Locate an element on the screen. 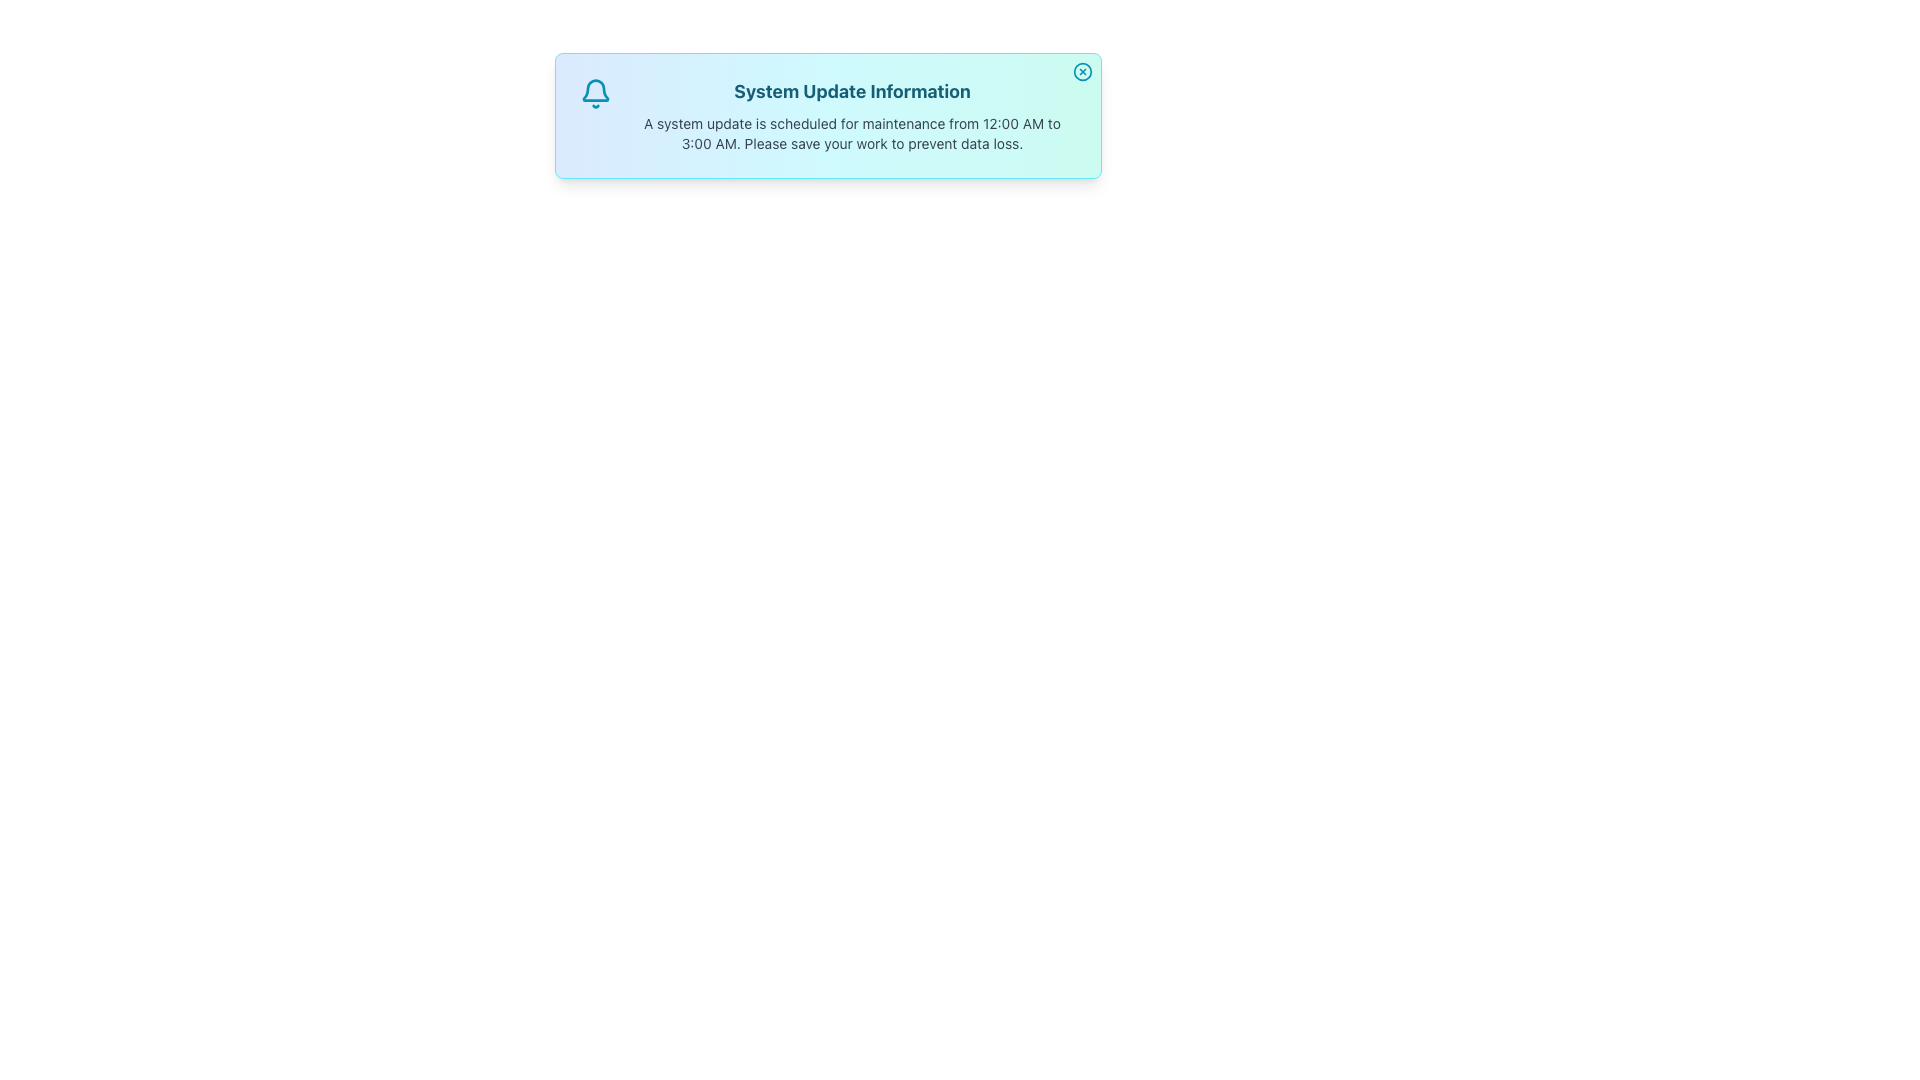 This screenshot has height=1080, width=1920. the text label which serves as the header for the notification box, located centrally at the top of the notification box is located at coordinates (852, 92).